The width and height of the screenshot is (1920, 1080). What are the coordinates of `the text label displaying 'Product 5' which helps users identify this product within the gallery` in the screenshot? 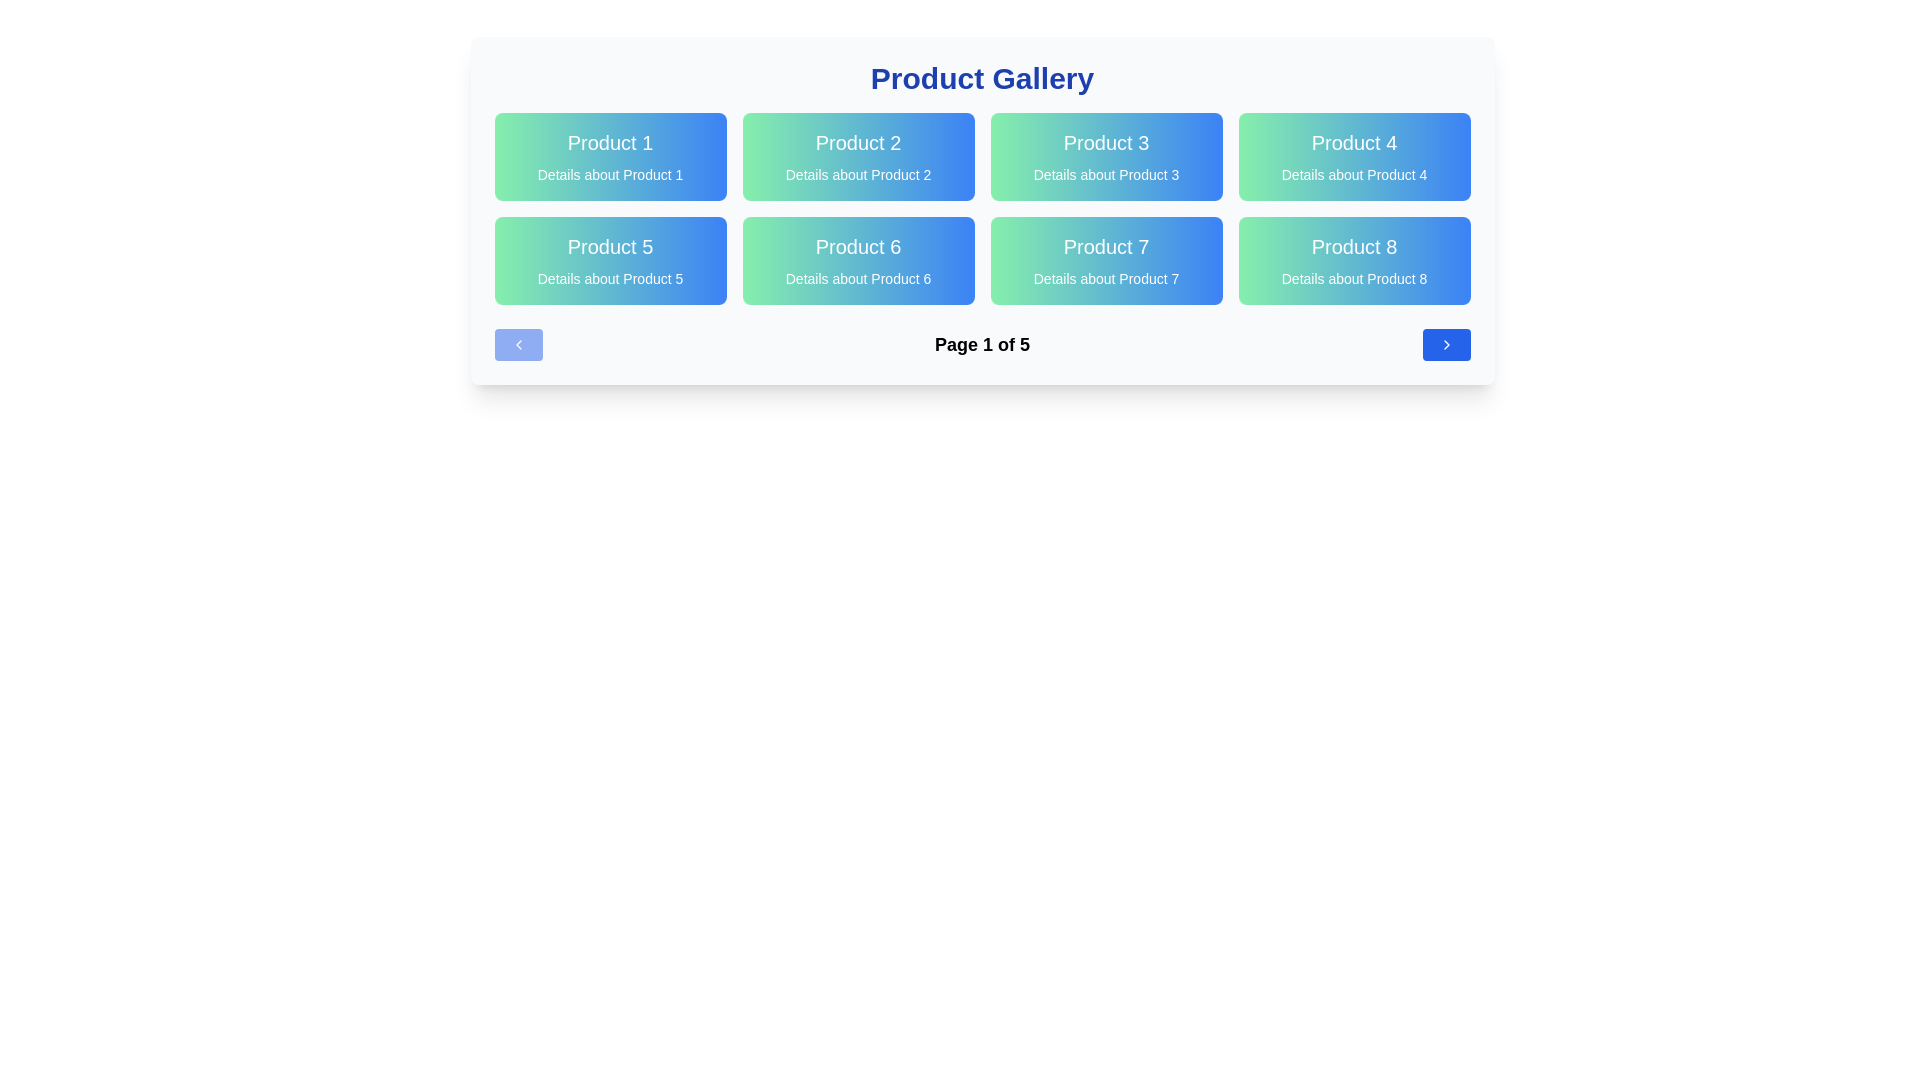 It's located at (609, 245).